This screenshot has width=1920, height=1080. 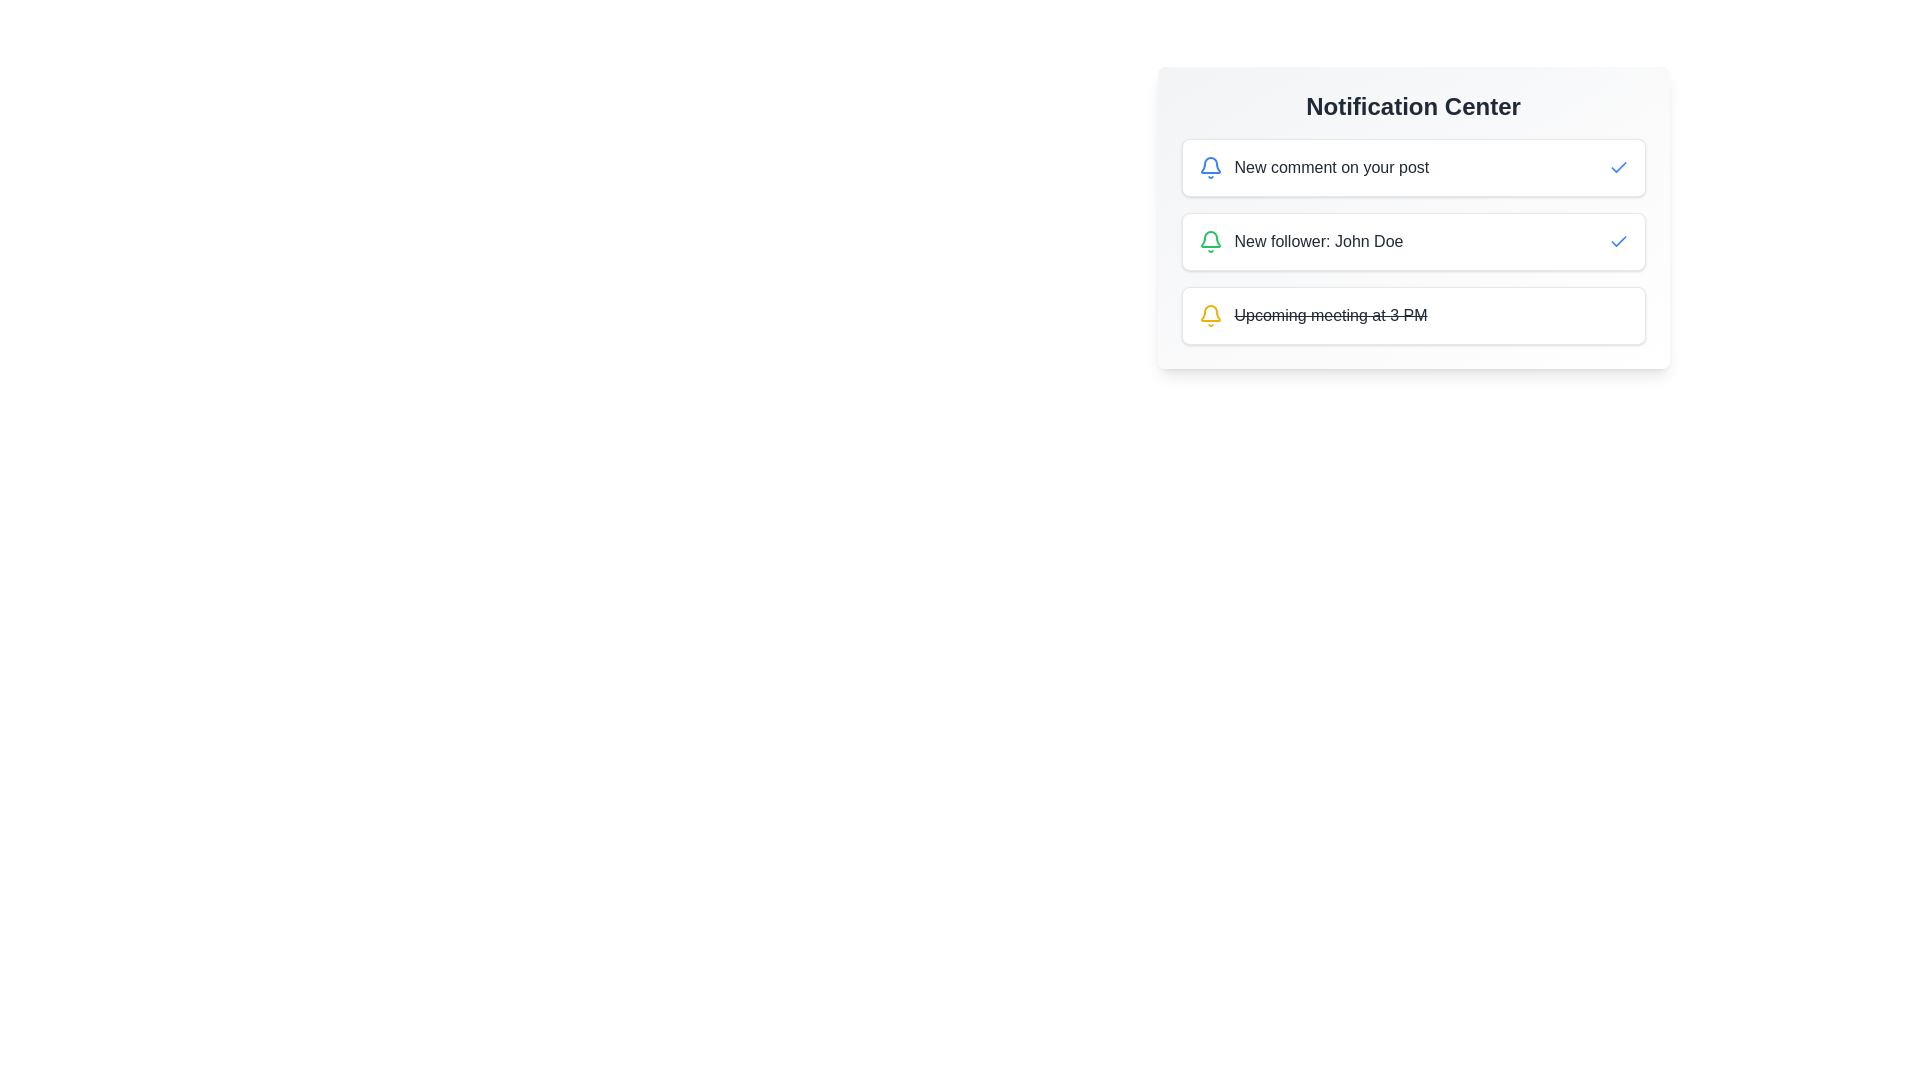 I want to click on the third notification card in the Notification Center, which has a white background, rounded corners, and displays the text 'Upcoming meeting at 3 PM.' that is struck through, so click(x=1412, y=315).